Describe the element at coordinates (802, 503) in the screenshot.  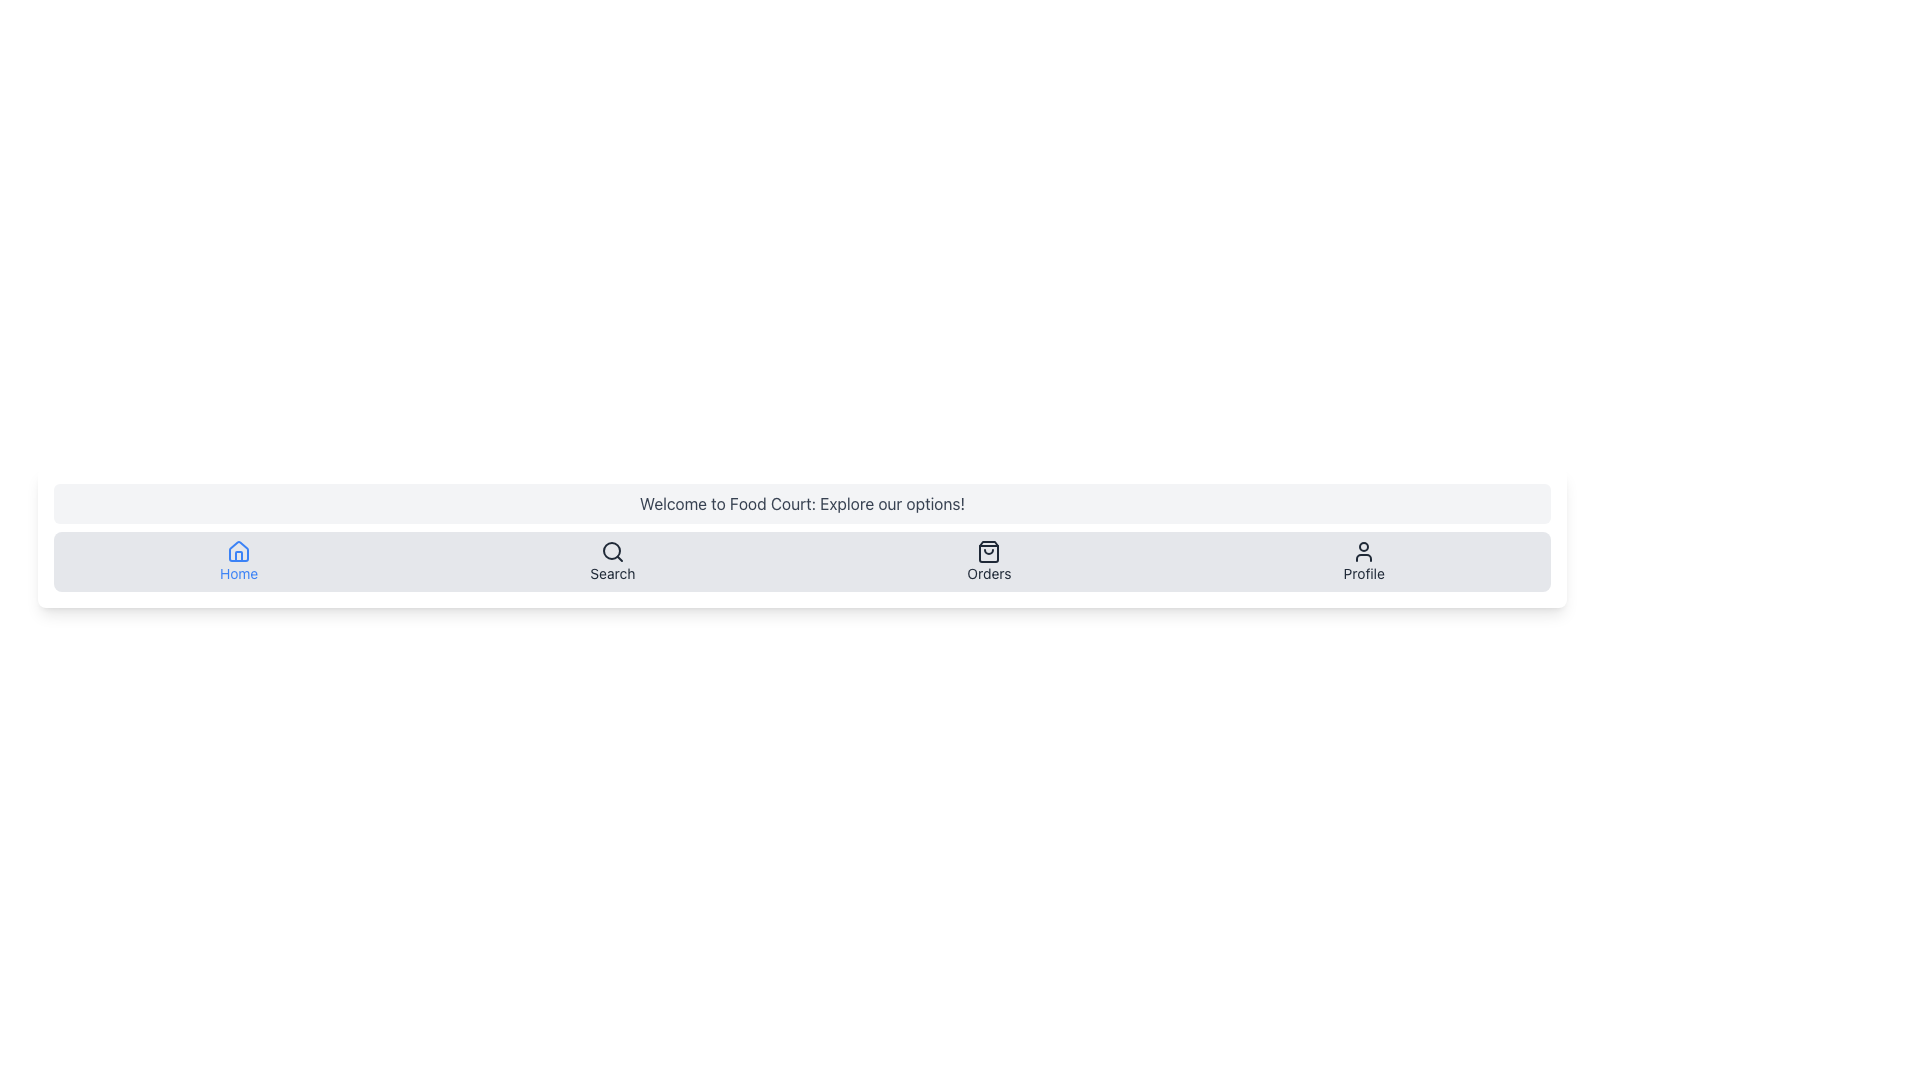
I see `the welcome message label indicating the purpose or theme of the page, located above the navigation bar` at that location.